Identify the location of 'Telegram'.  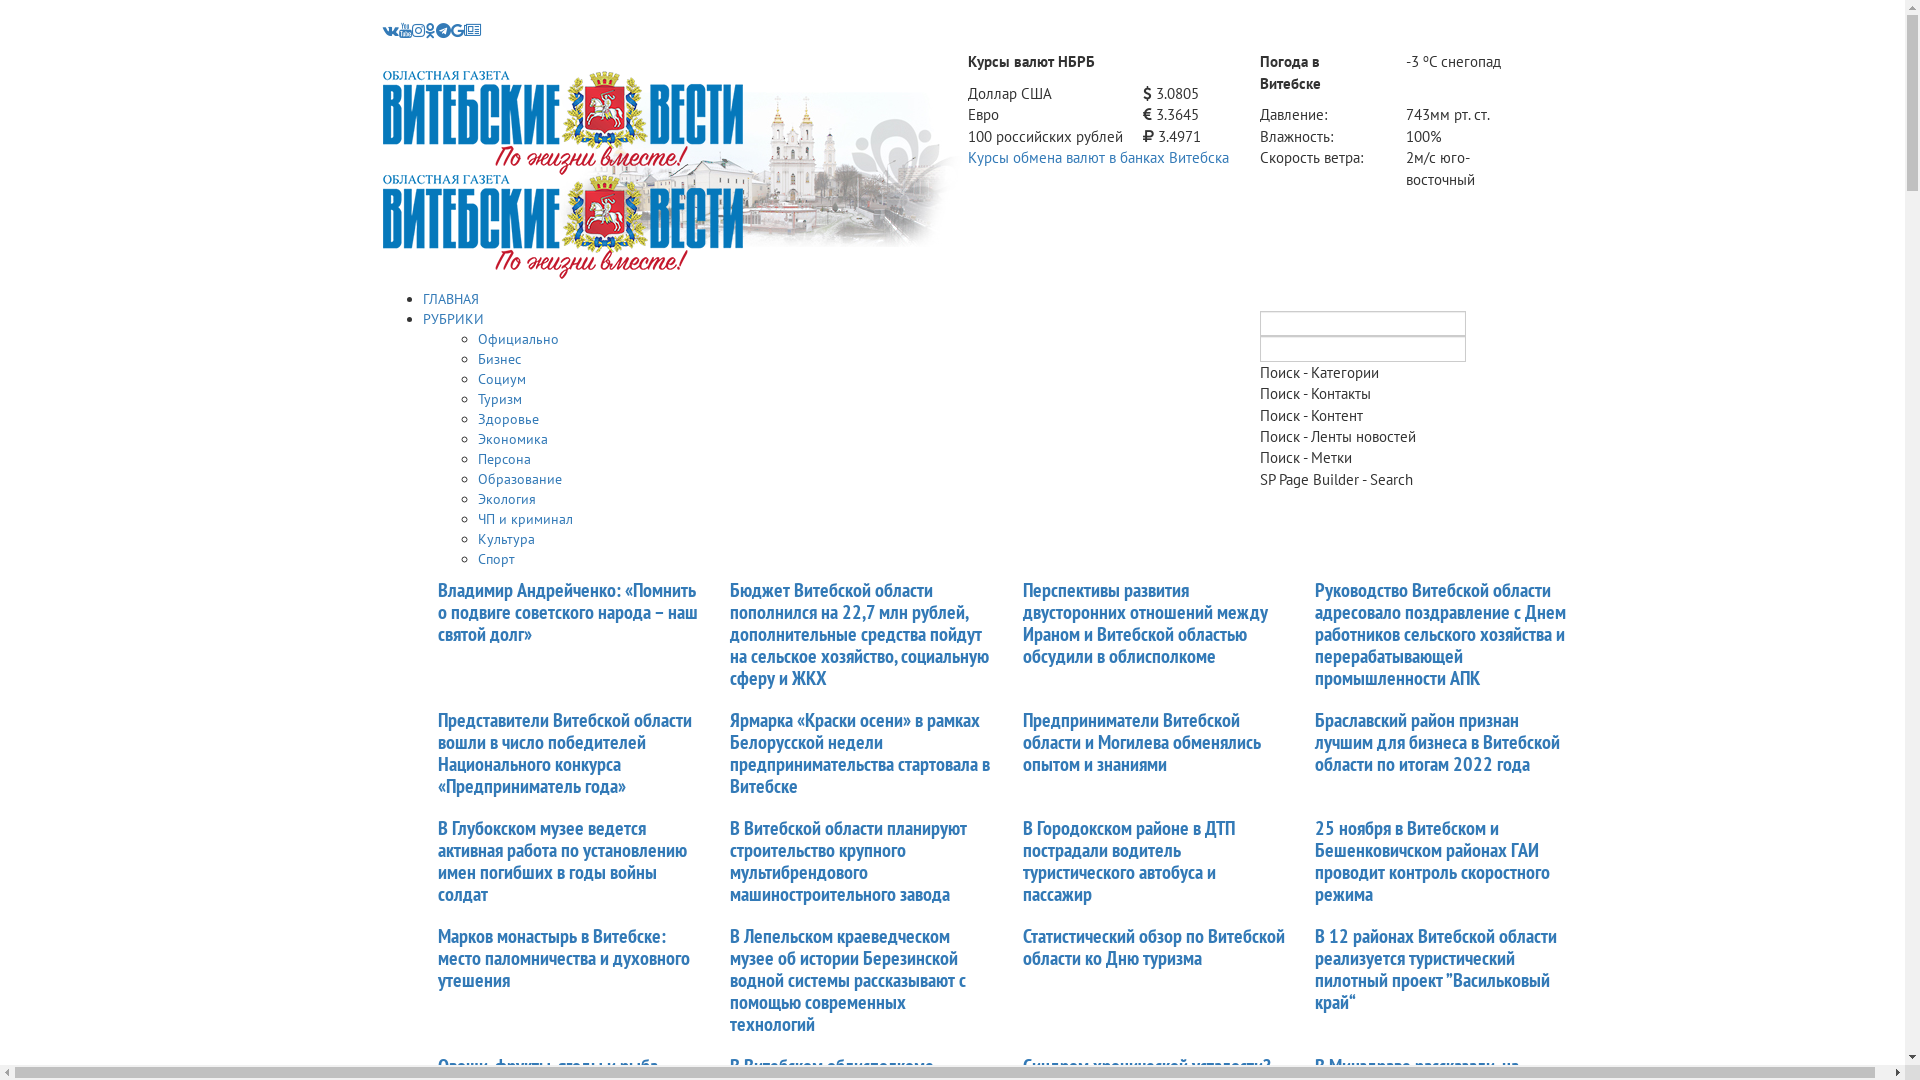
(442, 30).